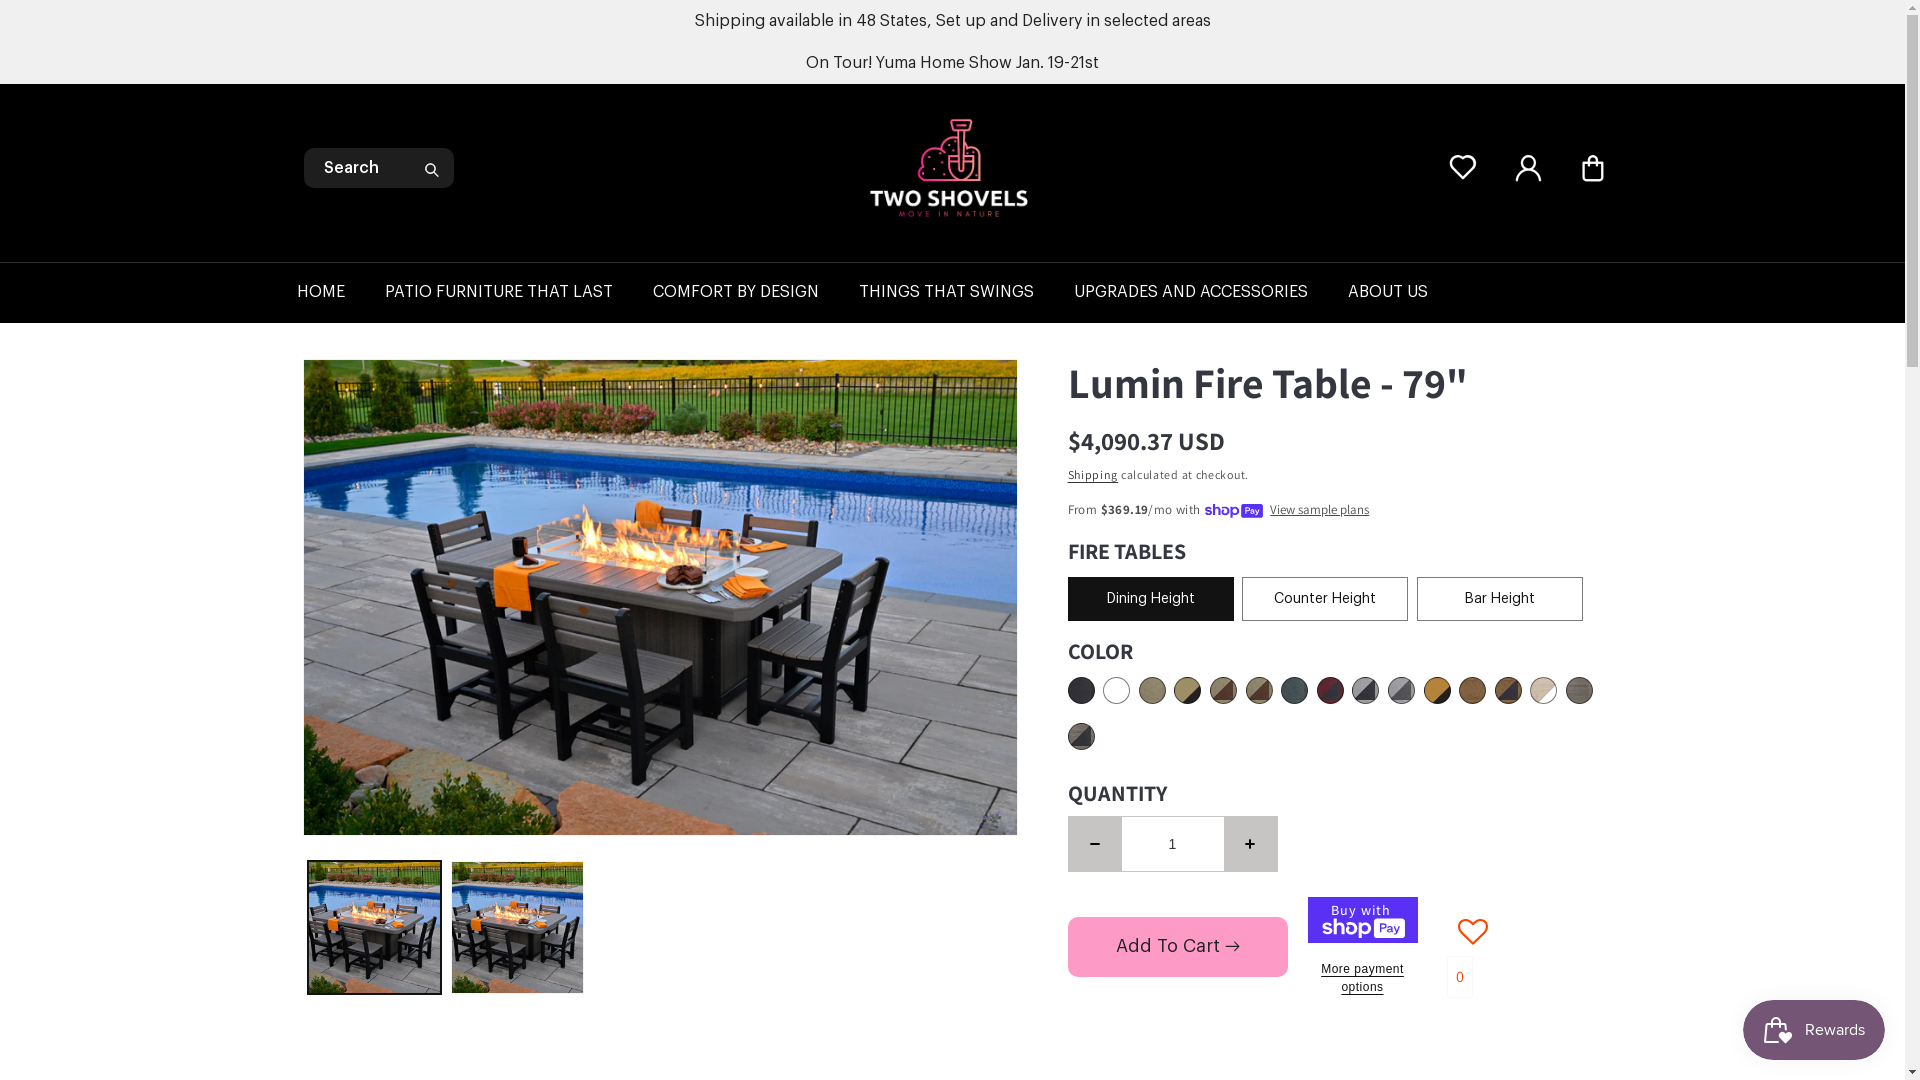 The height and width of the screenshot is (1080, 1920). Describe the element at coordinates (518, 292) in the screenshot. I see `'PATIO FURNITURE THAT LAST'` at that location.